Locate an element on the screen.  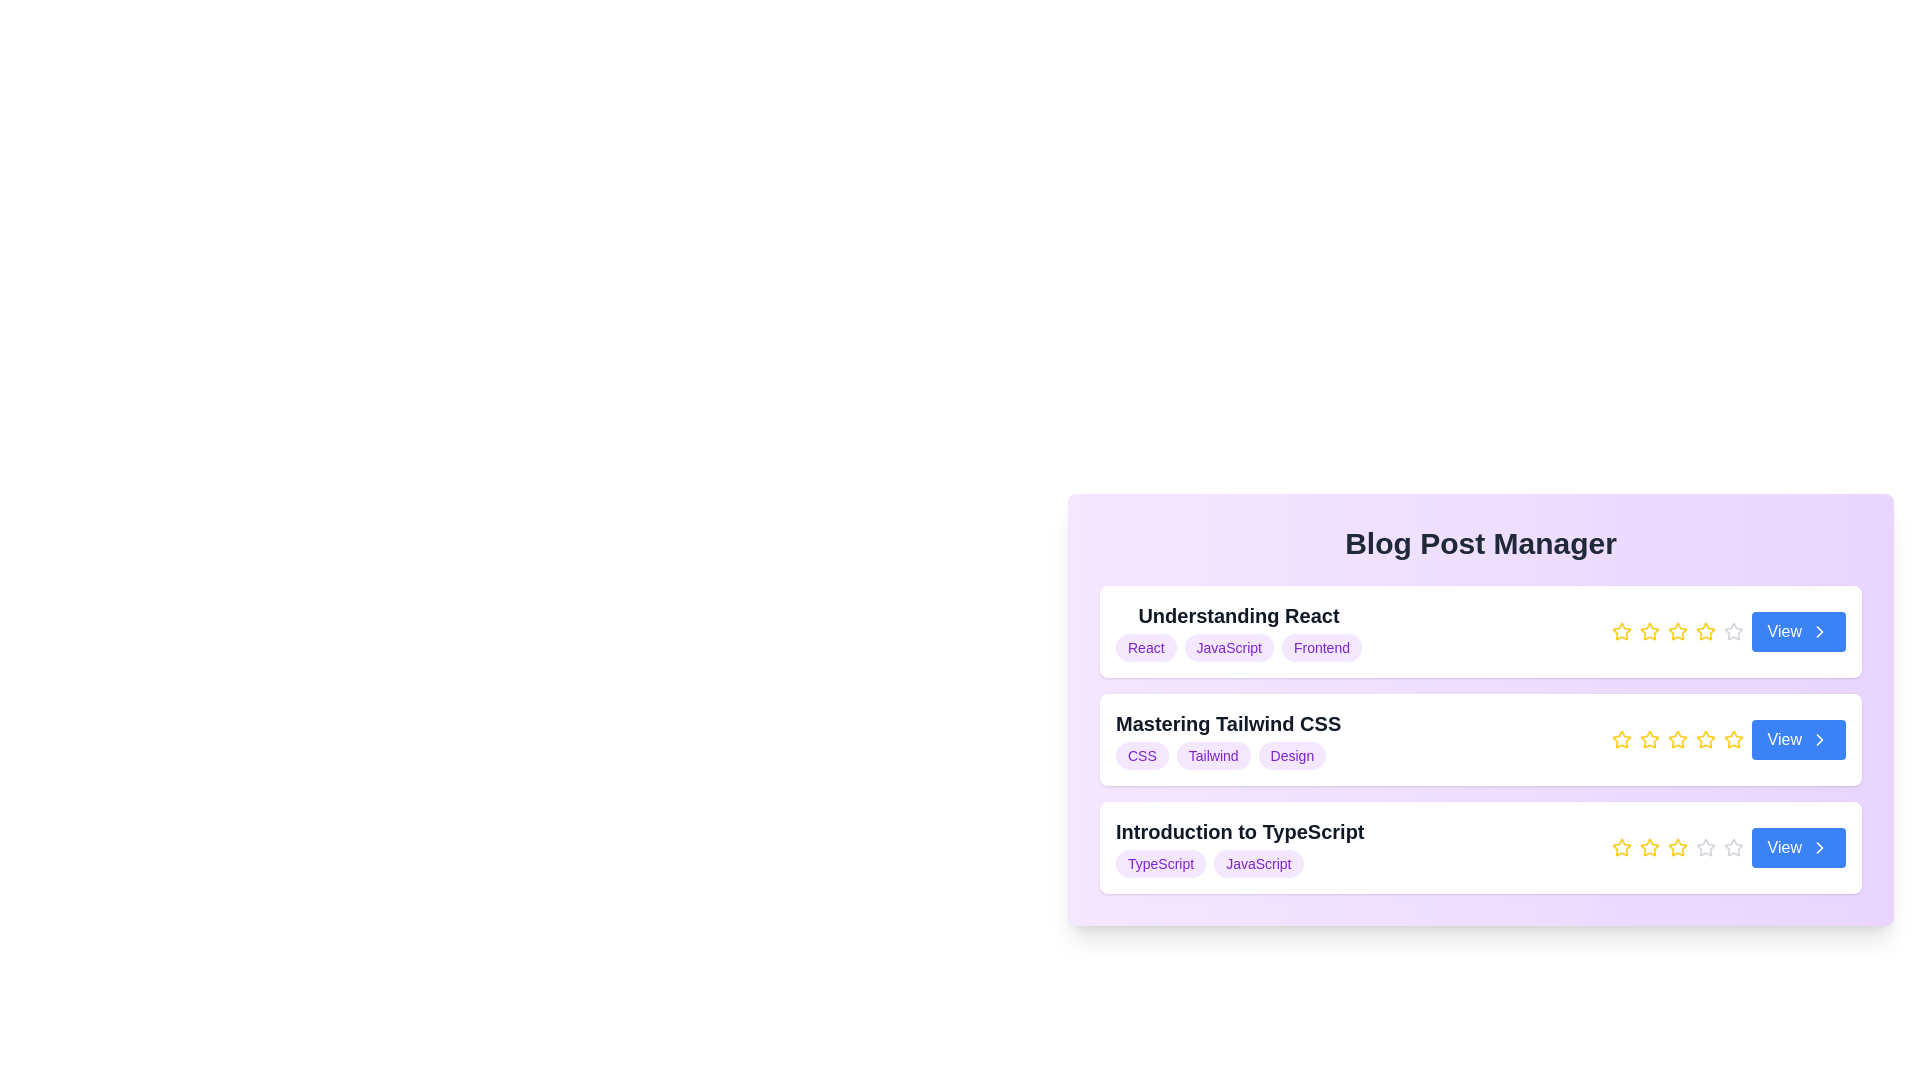
the 'Design' label, which is the third label in a row of three labels ('CSS', 'Tailwind', 'Design') below the title 'Mastering Tailwind CSS' is located at coordinates (1292, 756).